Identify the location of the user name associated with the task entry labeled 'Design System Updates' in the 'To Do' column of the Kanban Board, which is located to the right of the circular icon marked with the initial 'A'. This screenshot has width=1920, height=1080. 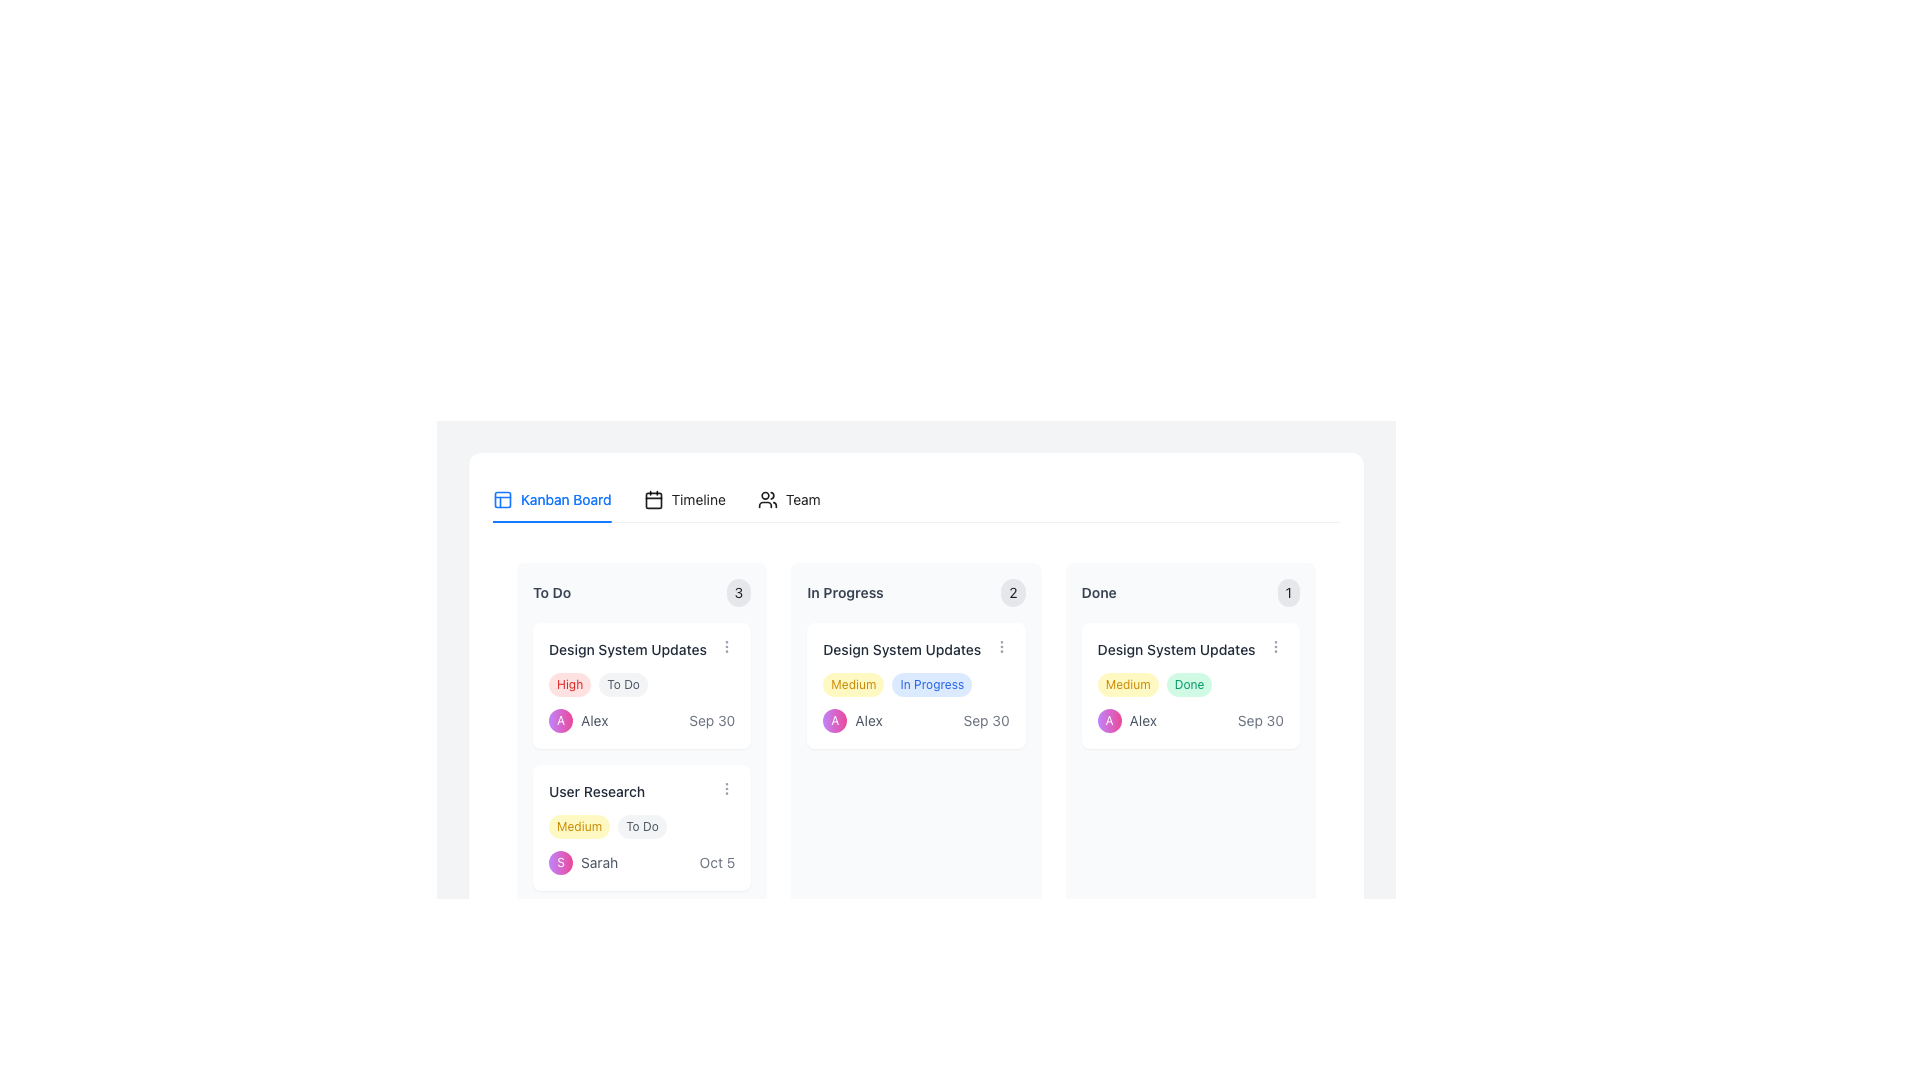
(593, 721).